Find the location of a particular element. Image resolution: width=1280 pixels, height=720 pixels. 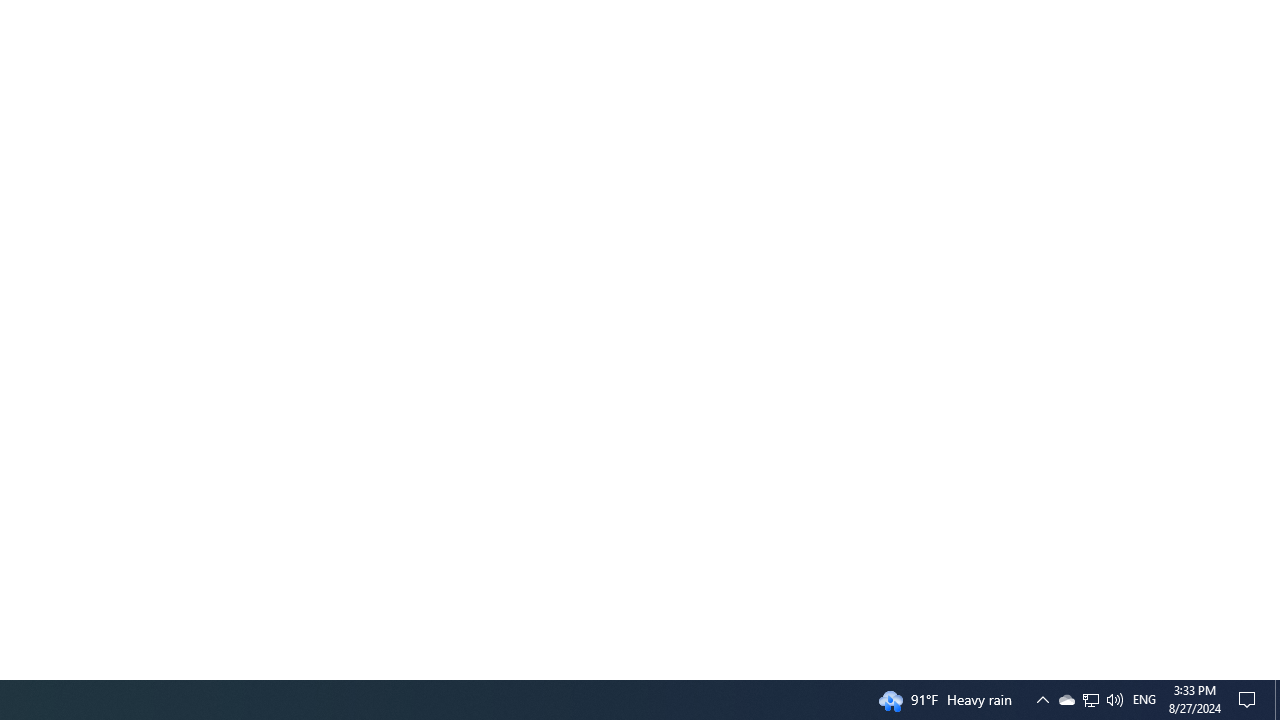

'Tray Input Indicator - English (United States)' is located at coordinates (1144, 698).